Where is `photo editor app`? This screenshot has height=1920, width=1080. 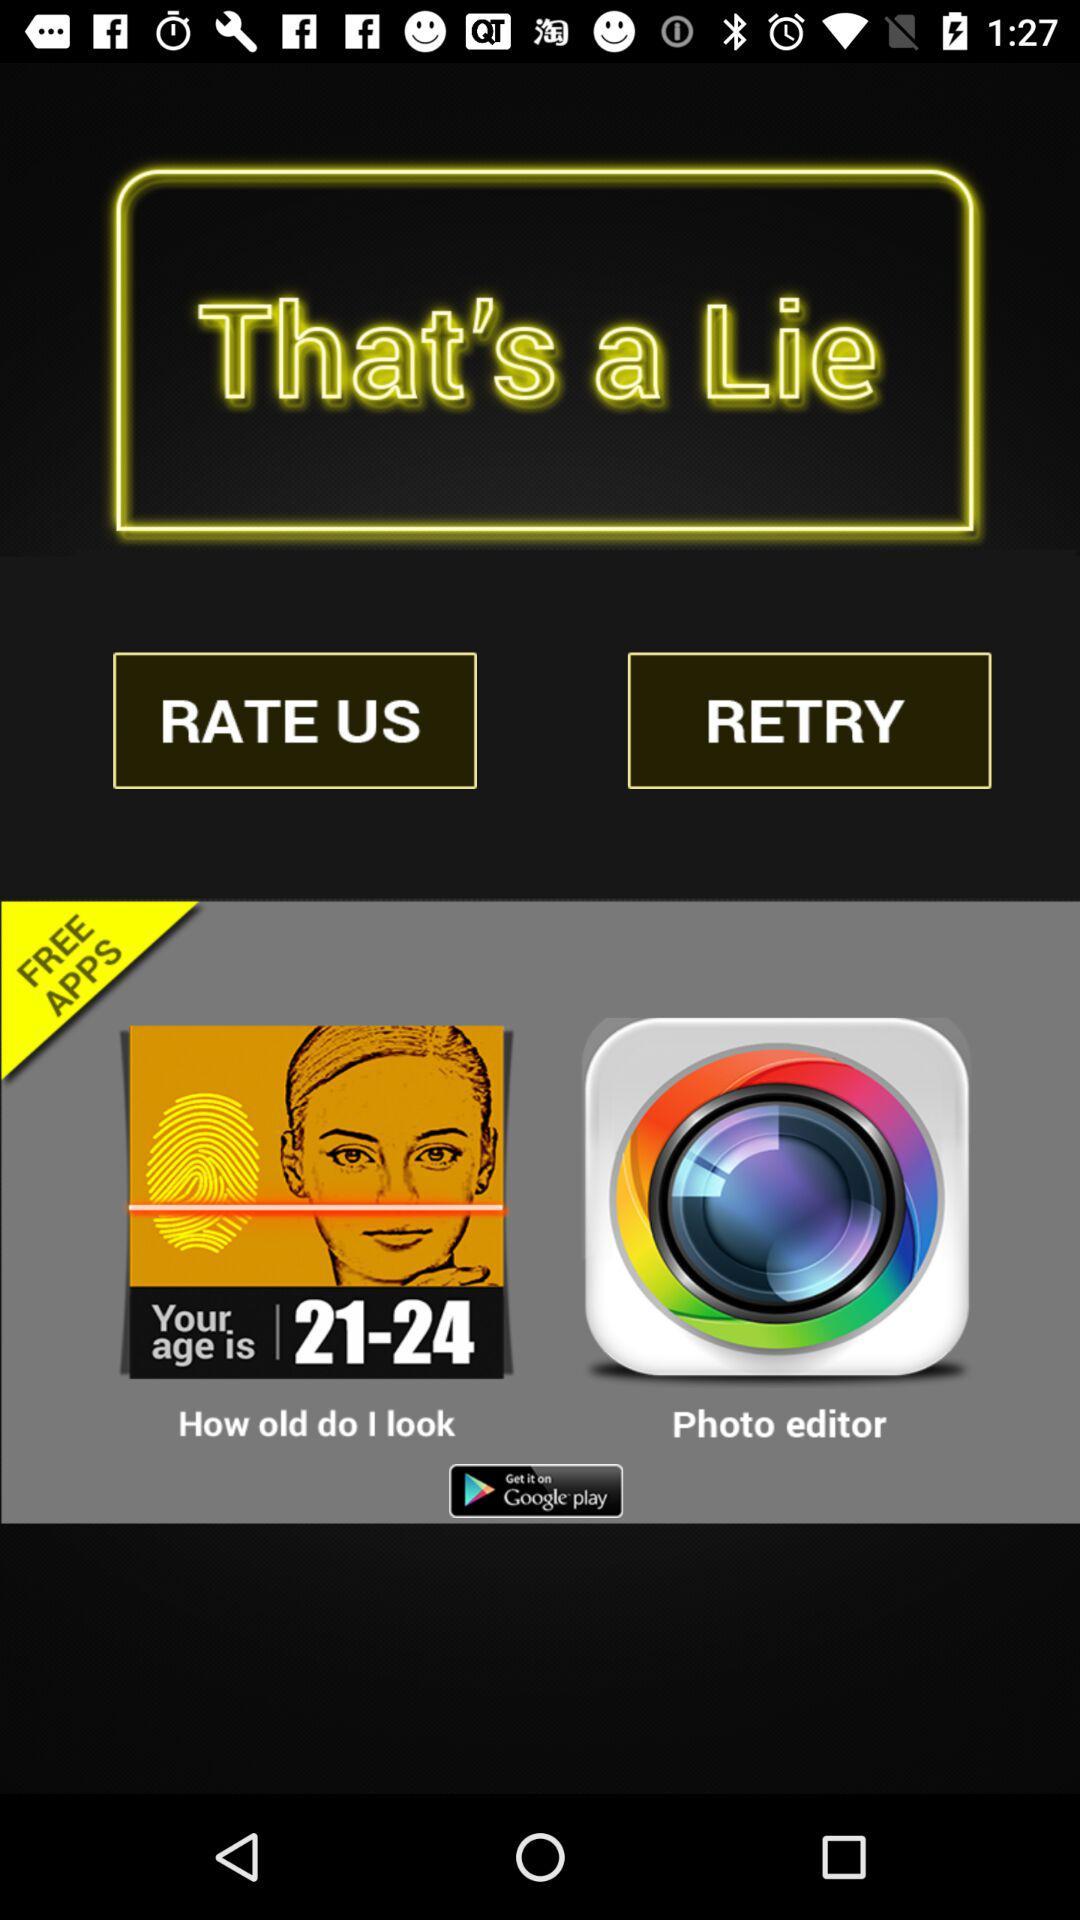 photo editor app is located at coordinates (776, 1230).